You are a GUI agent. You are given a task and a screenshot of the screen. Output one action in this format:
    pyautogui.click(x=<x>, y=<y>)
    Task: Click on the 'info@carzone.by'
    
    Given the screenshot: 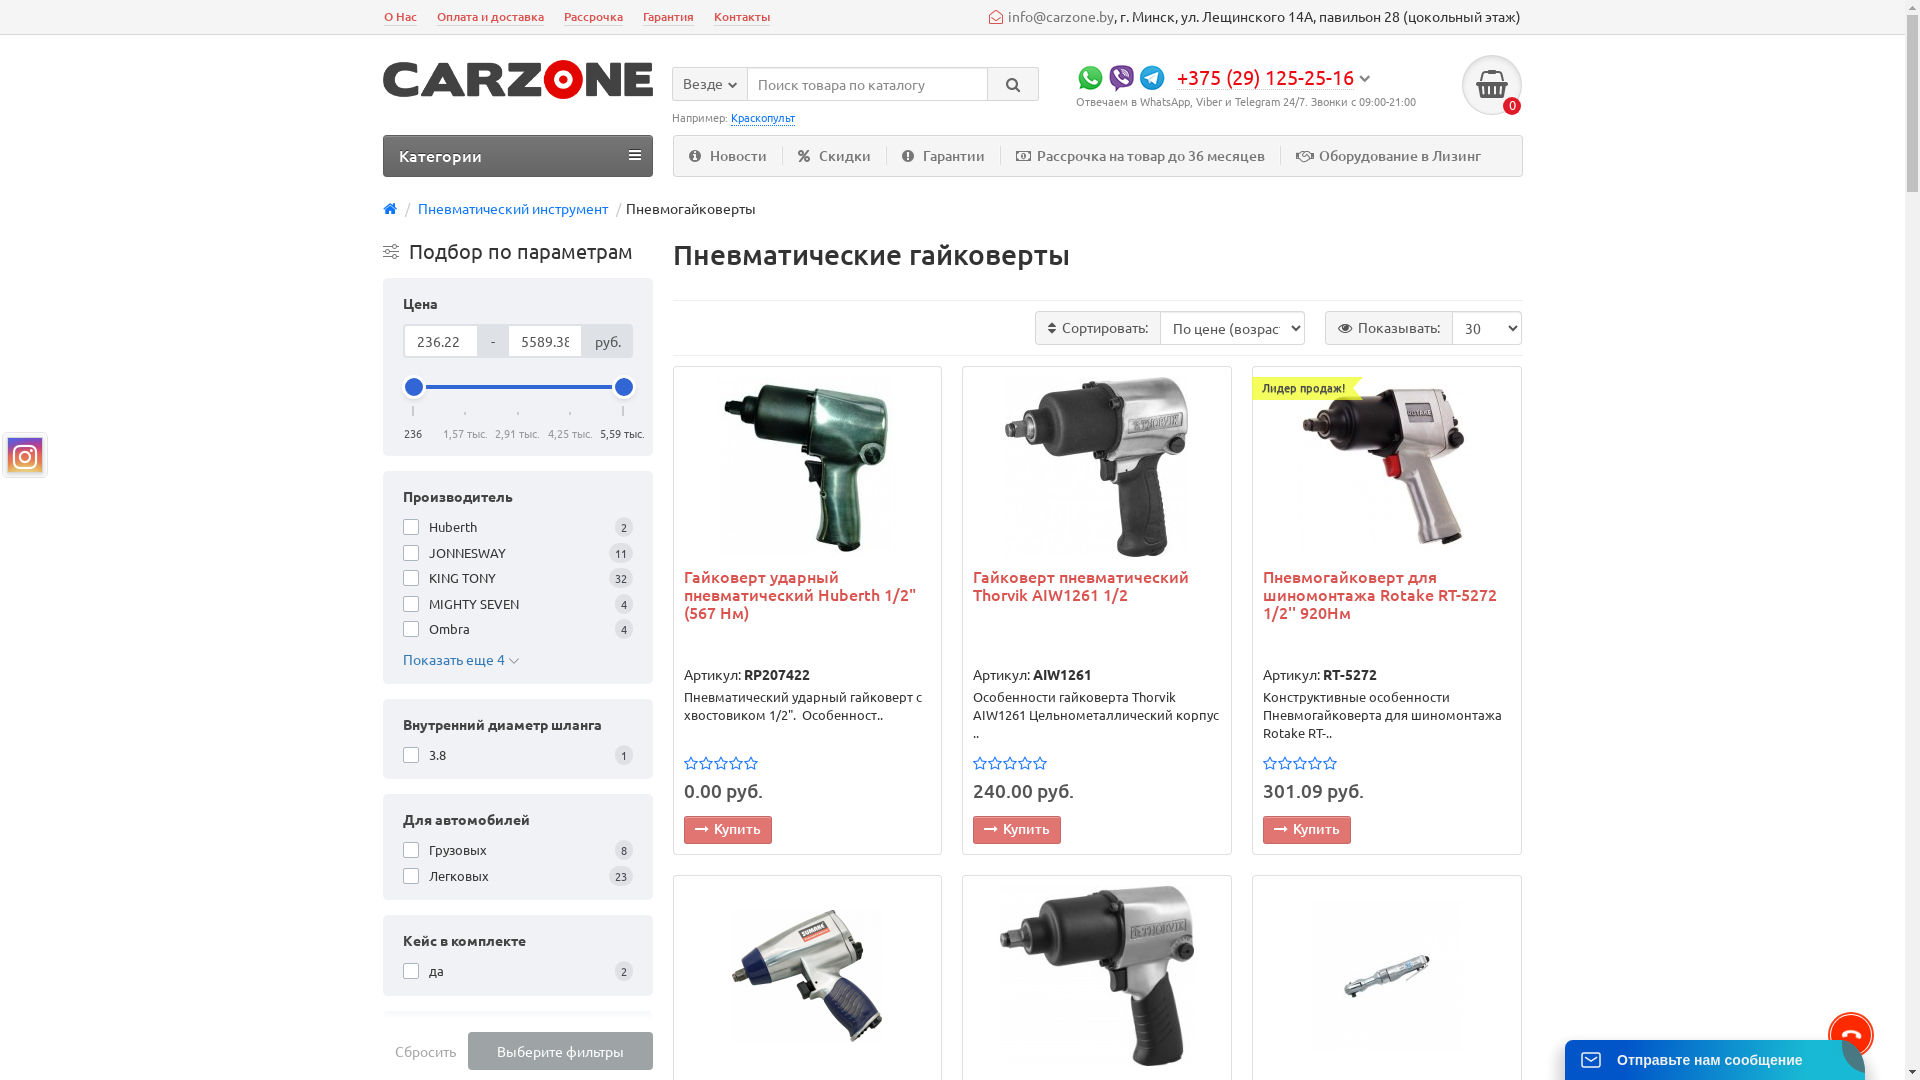 What is the action you would take?
    pyautogui.click(x=988, y=15)
    